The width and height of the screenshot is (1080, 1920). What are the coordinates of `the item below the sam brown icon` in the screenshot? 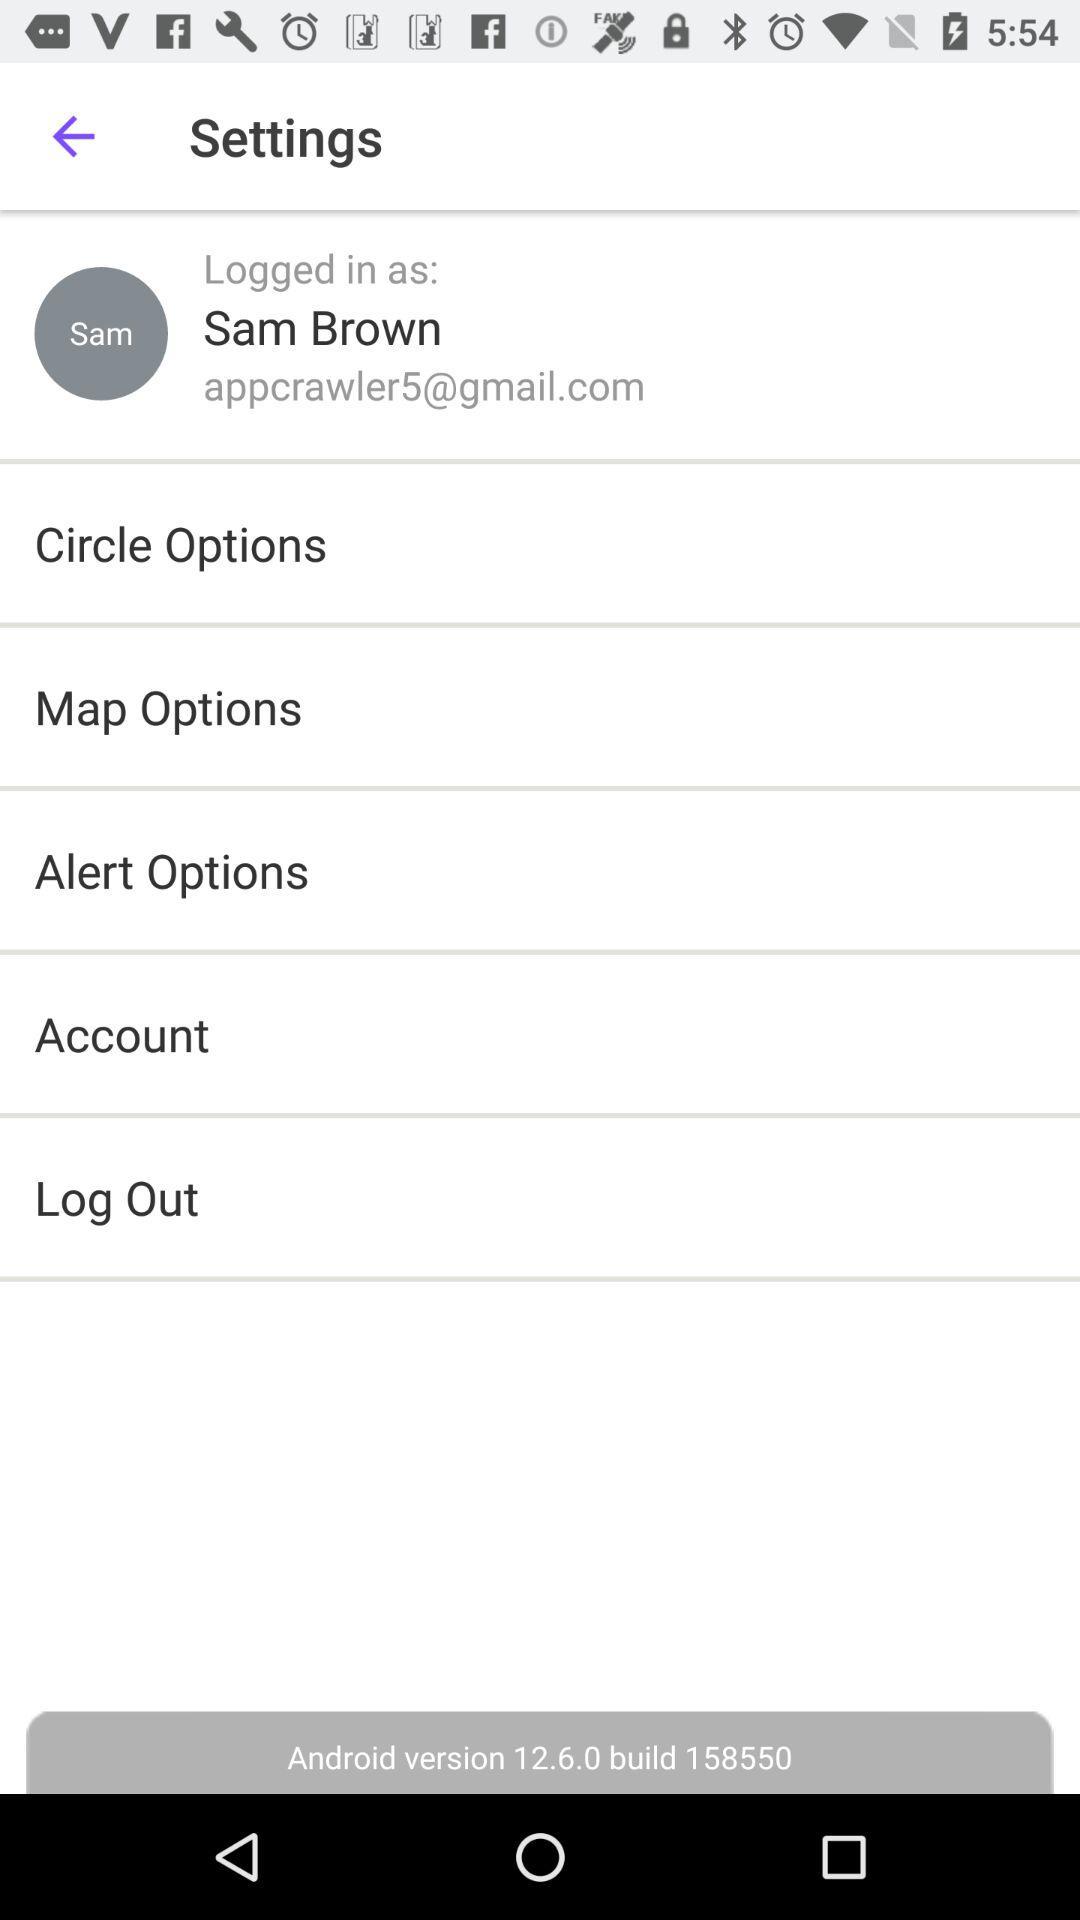 It's located at (423, 385).